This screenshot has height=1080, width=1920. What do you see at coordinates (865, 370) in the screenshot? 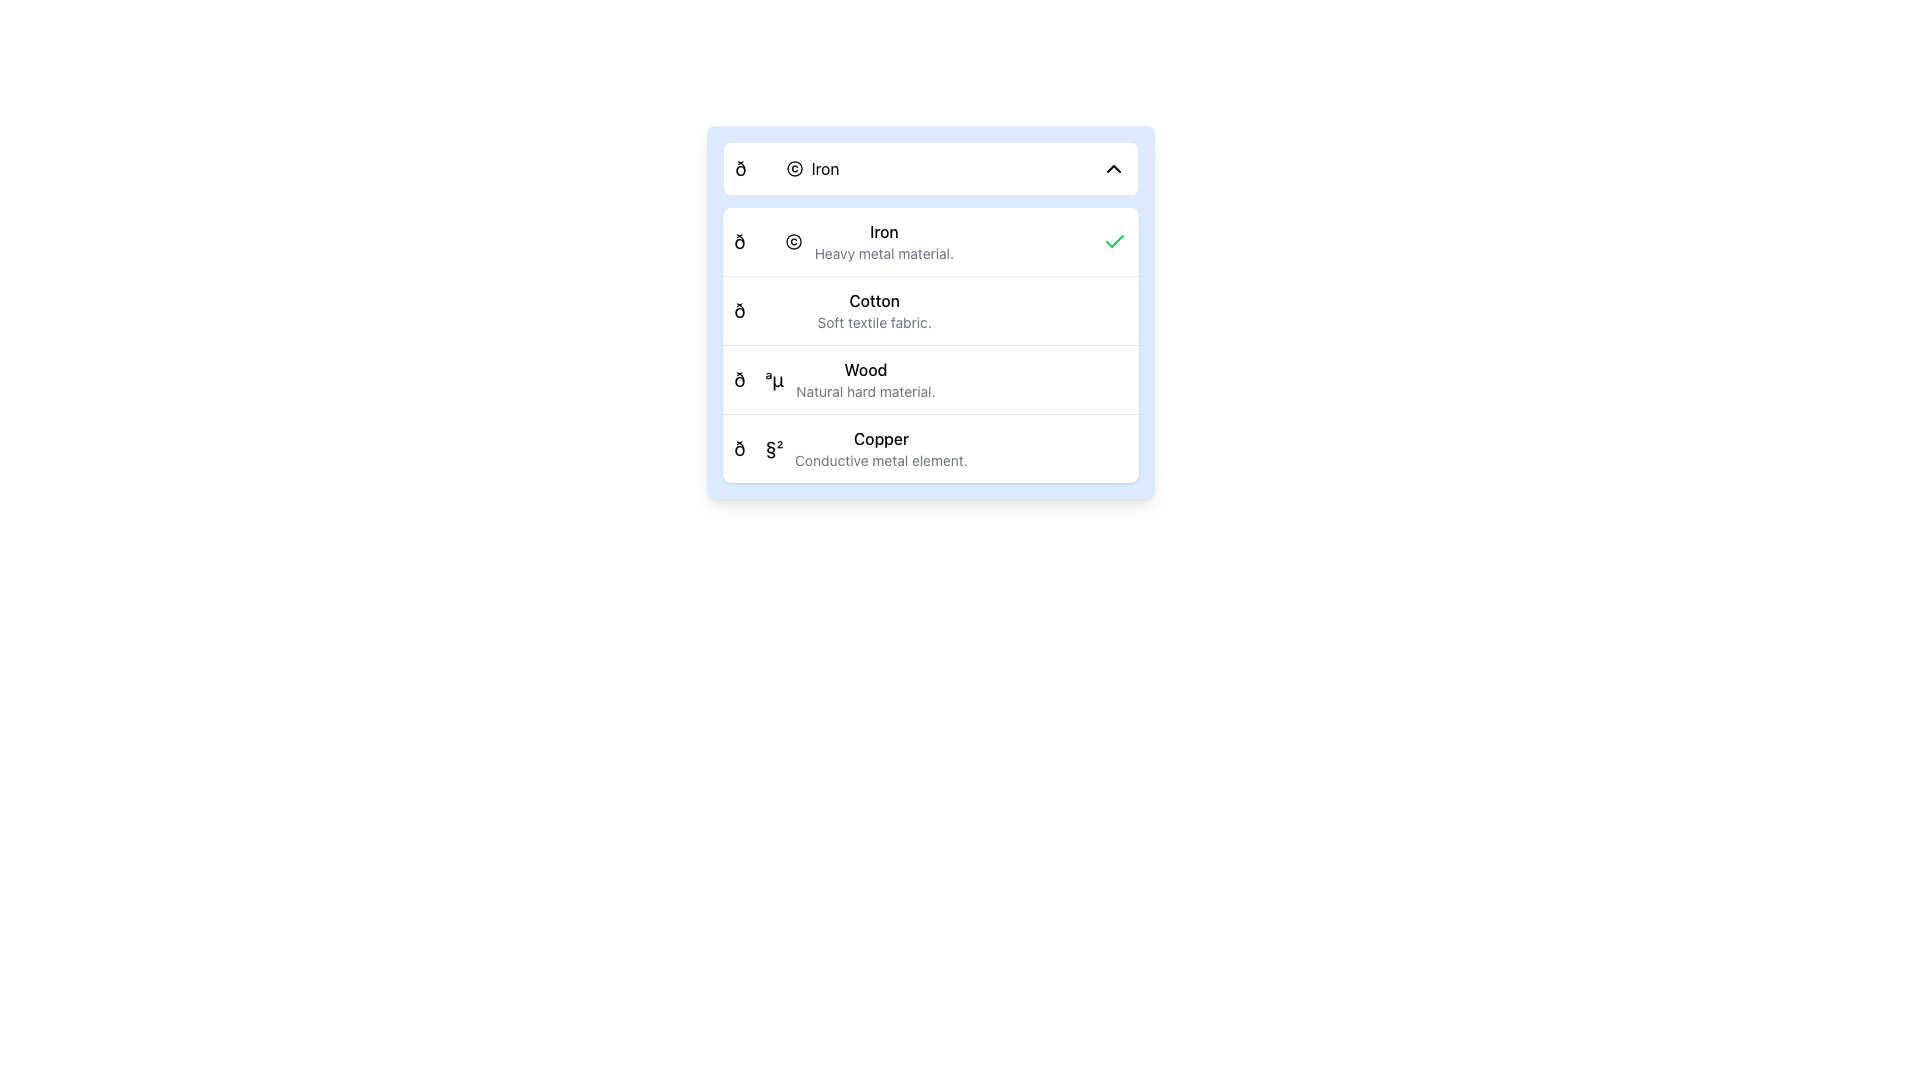
I see `text of the 'Wood' label, which is the third item in the hierarchical list and serves as the main identifier for the associated descriptive text` at bounding box center [865, 370].